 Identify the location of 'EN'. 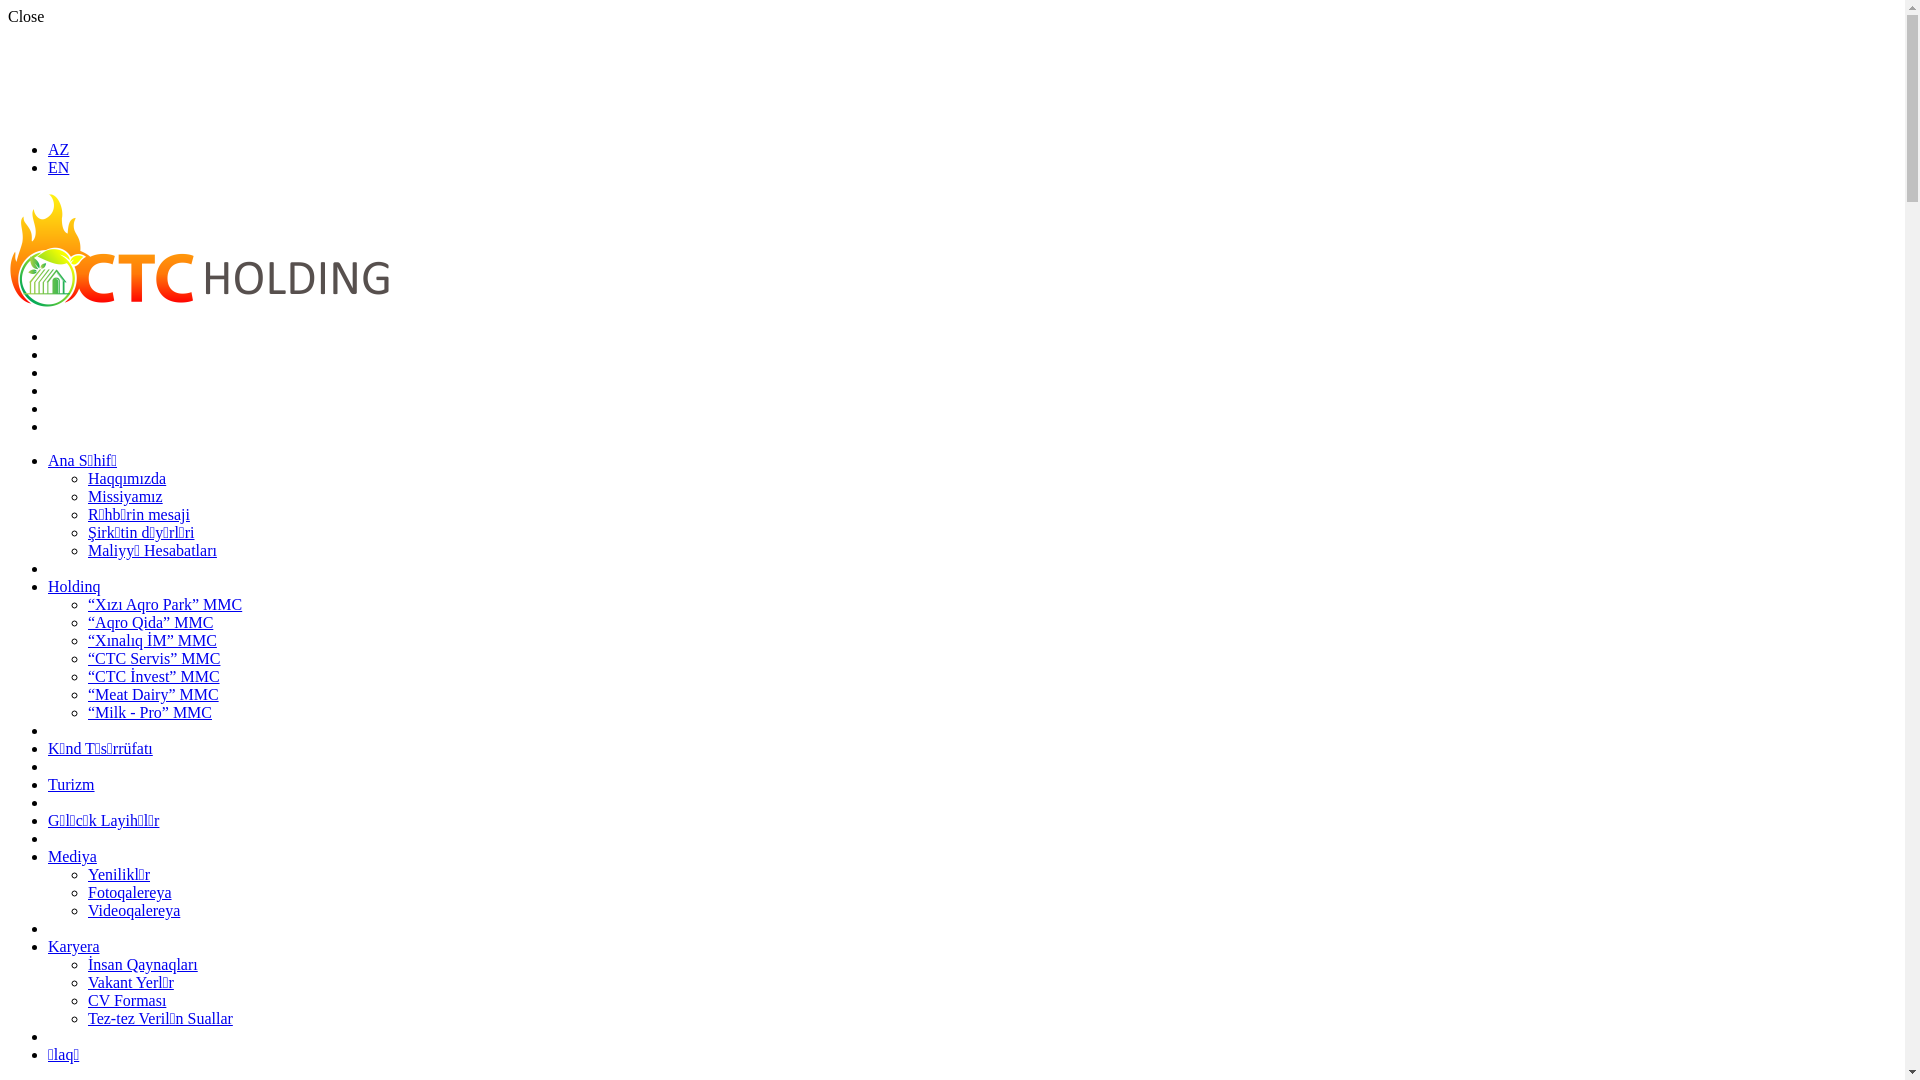
(58, 166).